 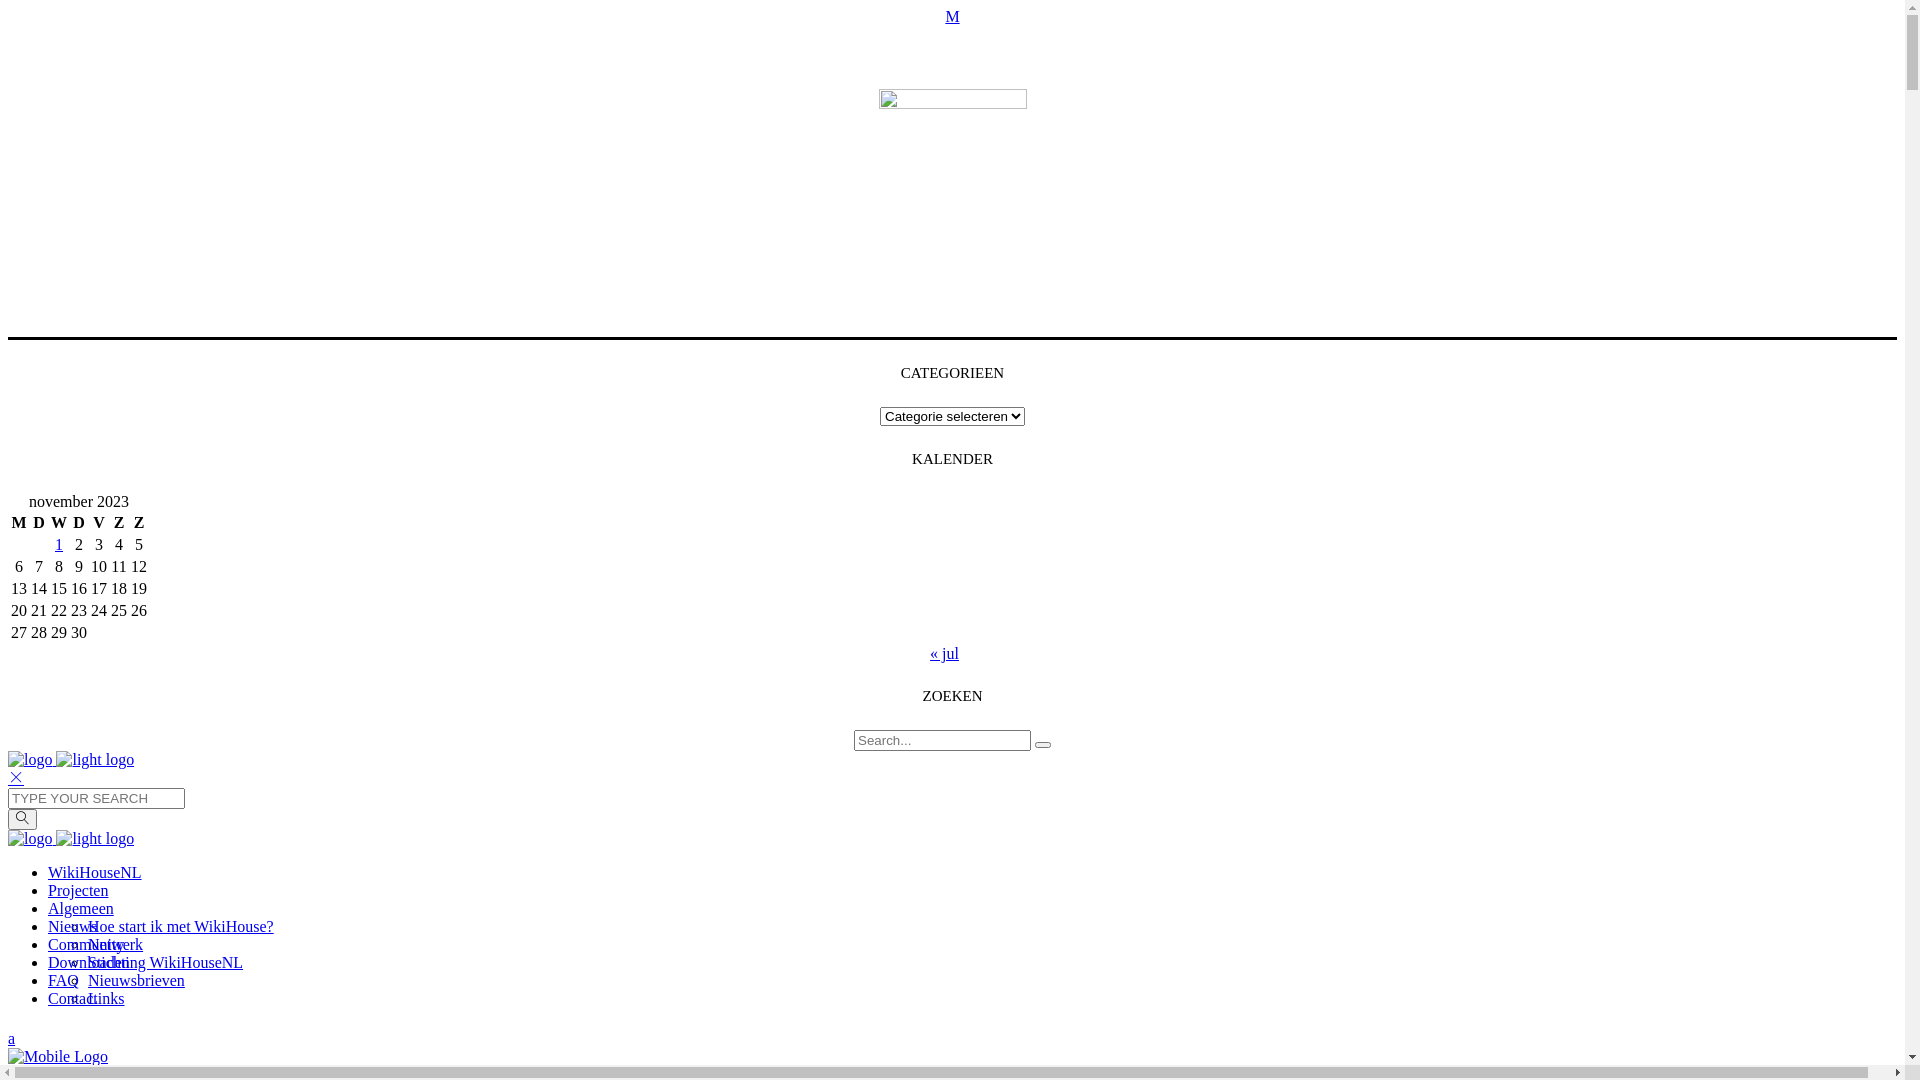 I want to click on '1', so click(x=58, y=544).